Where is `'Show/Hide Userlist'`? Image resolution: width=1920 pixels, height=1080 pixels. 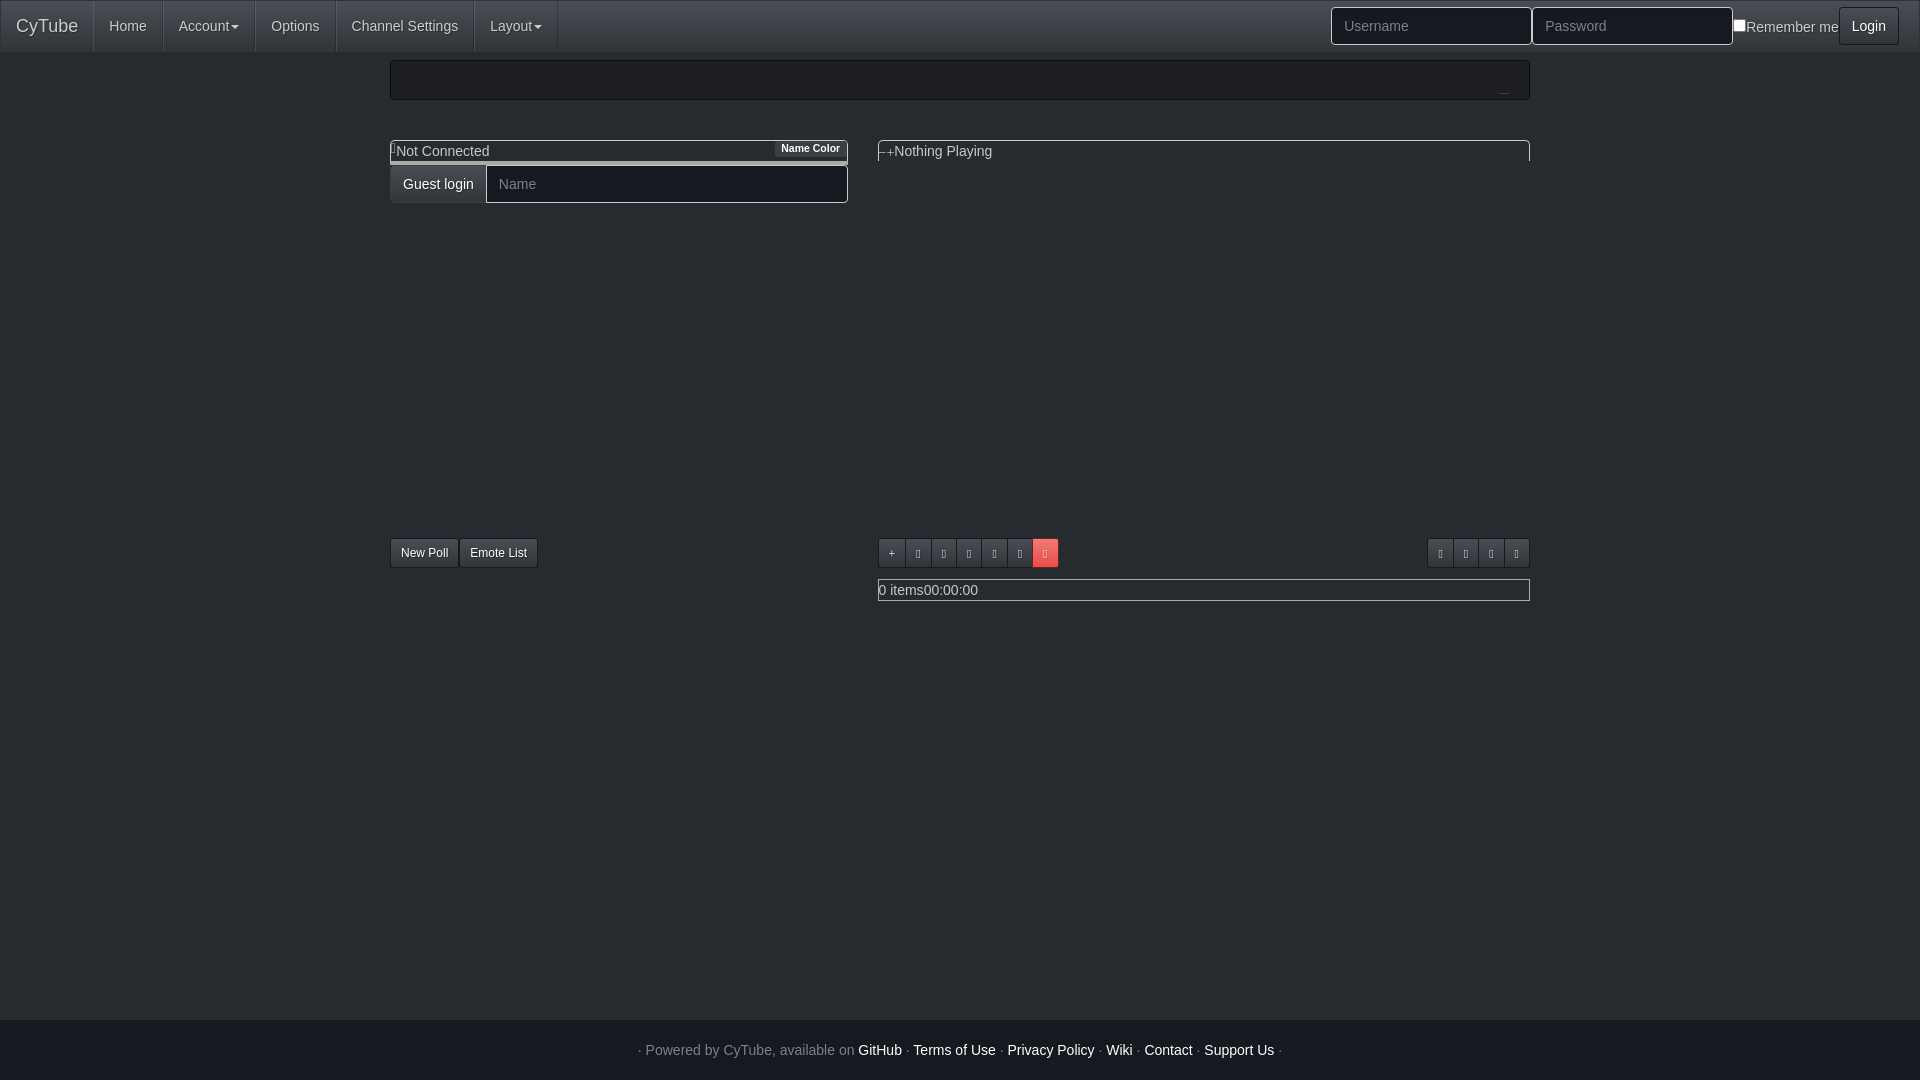 'Show/Hide Userlist' is located at coordinates (393, 148).